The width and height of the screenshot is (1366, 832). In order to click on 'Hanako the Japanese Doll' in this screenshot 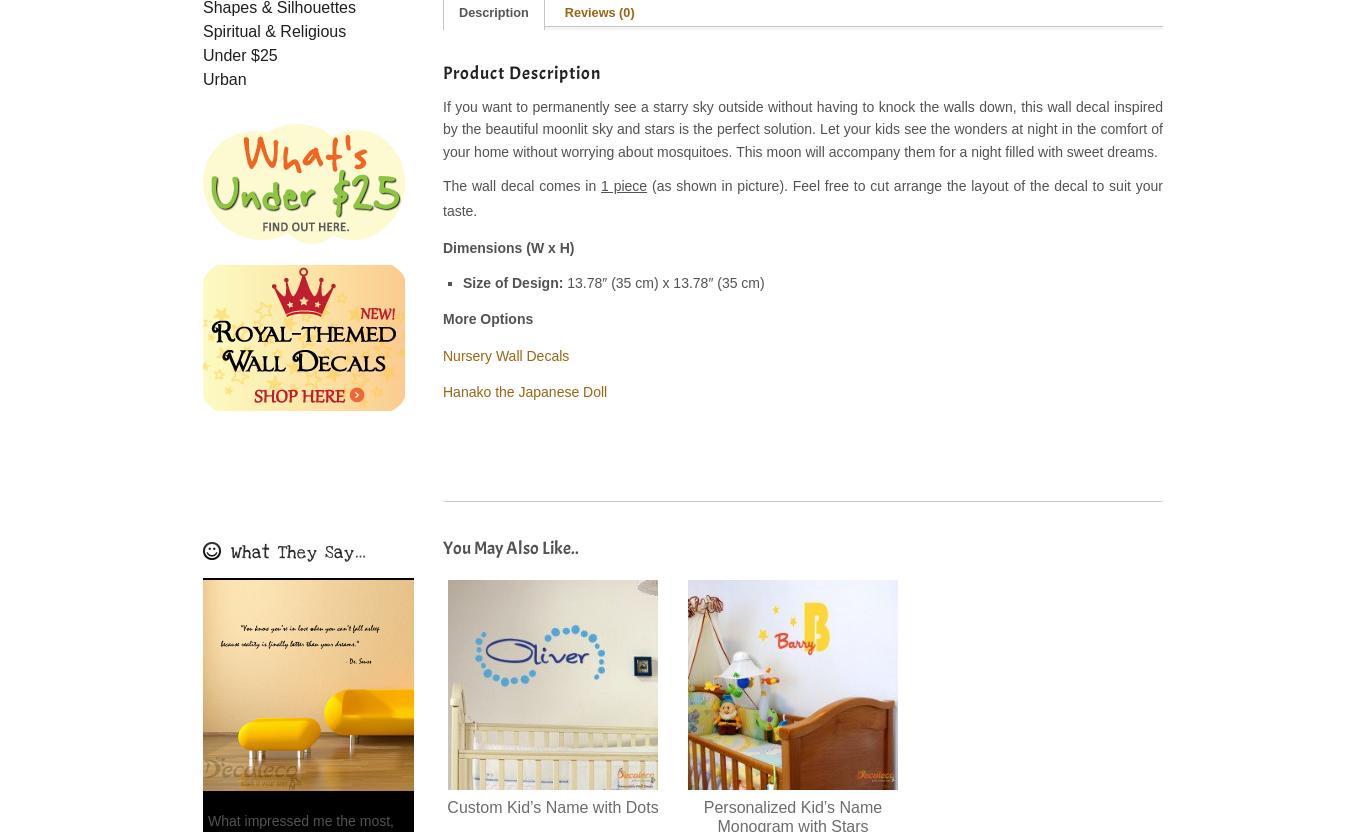, I will do `click(524, 391)`.